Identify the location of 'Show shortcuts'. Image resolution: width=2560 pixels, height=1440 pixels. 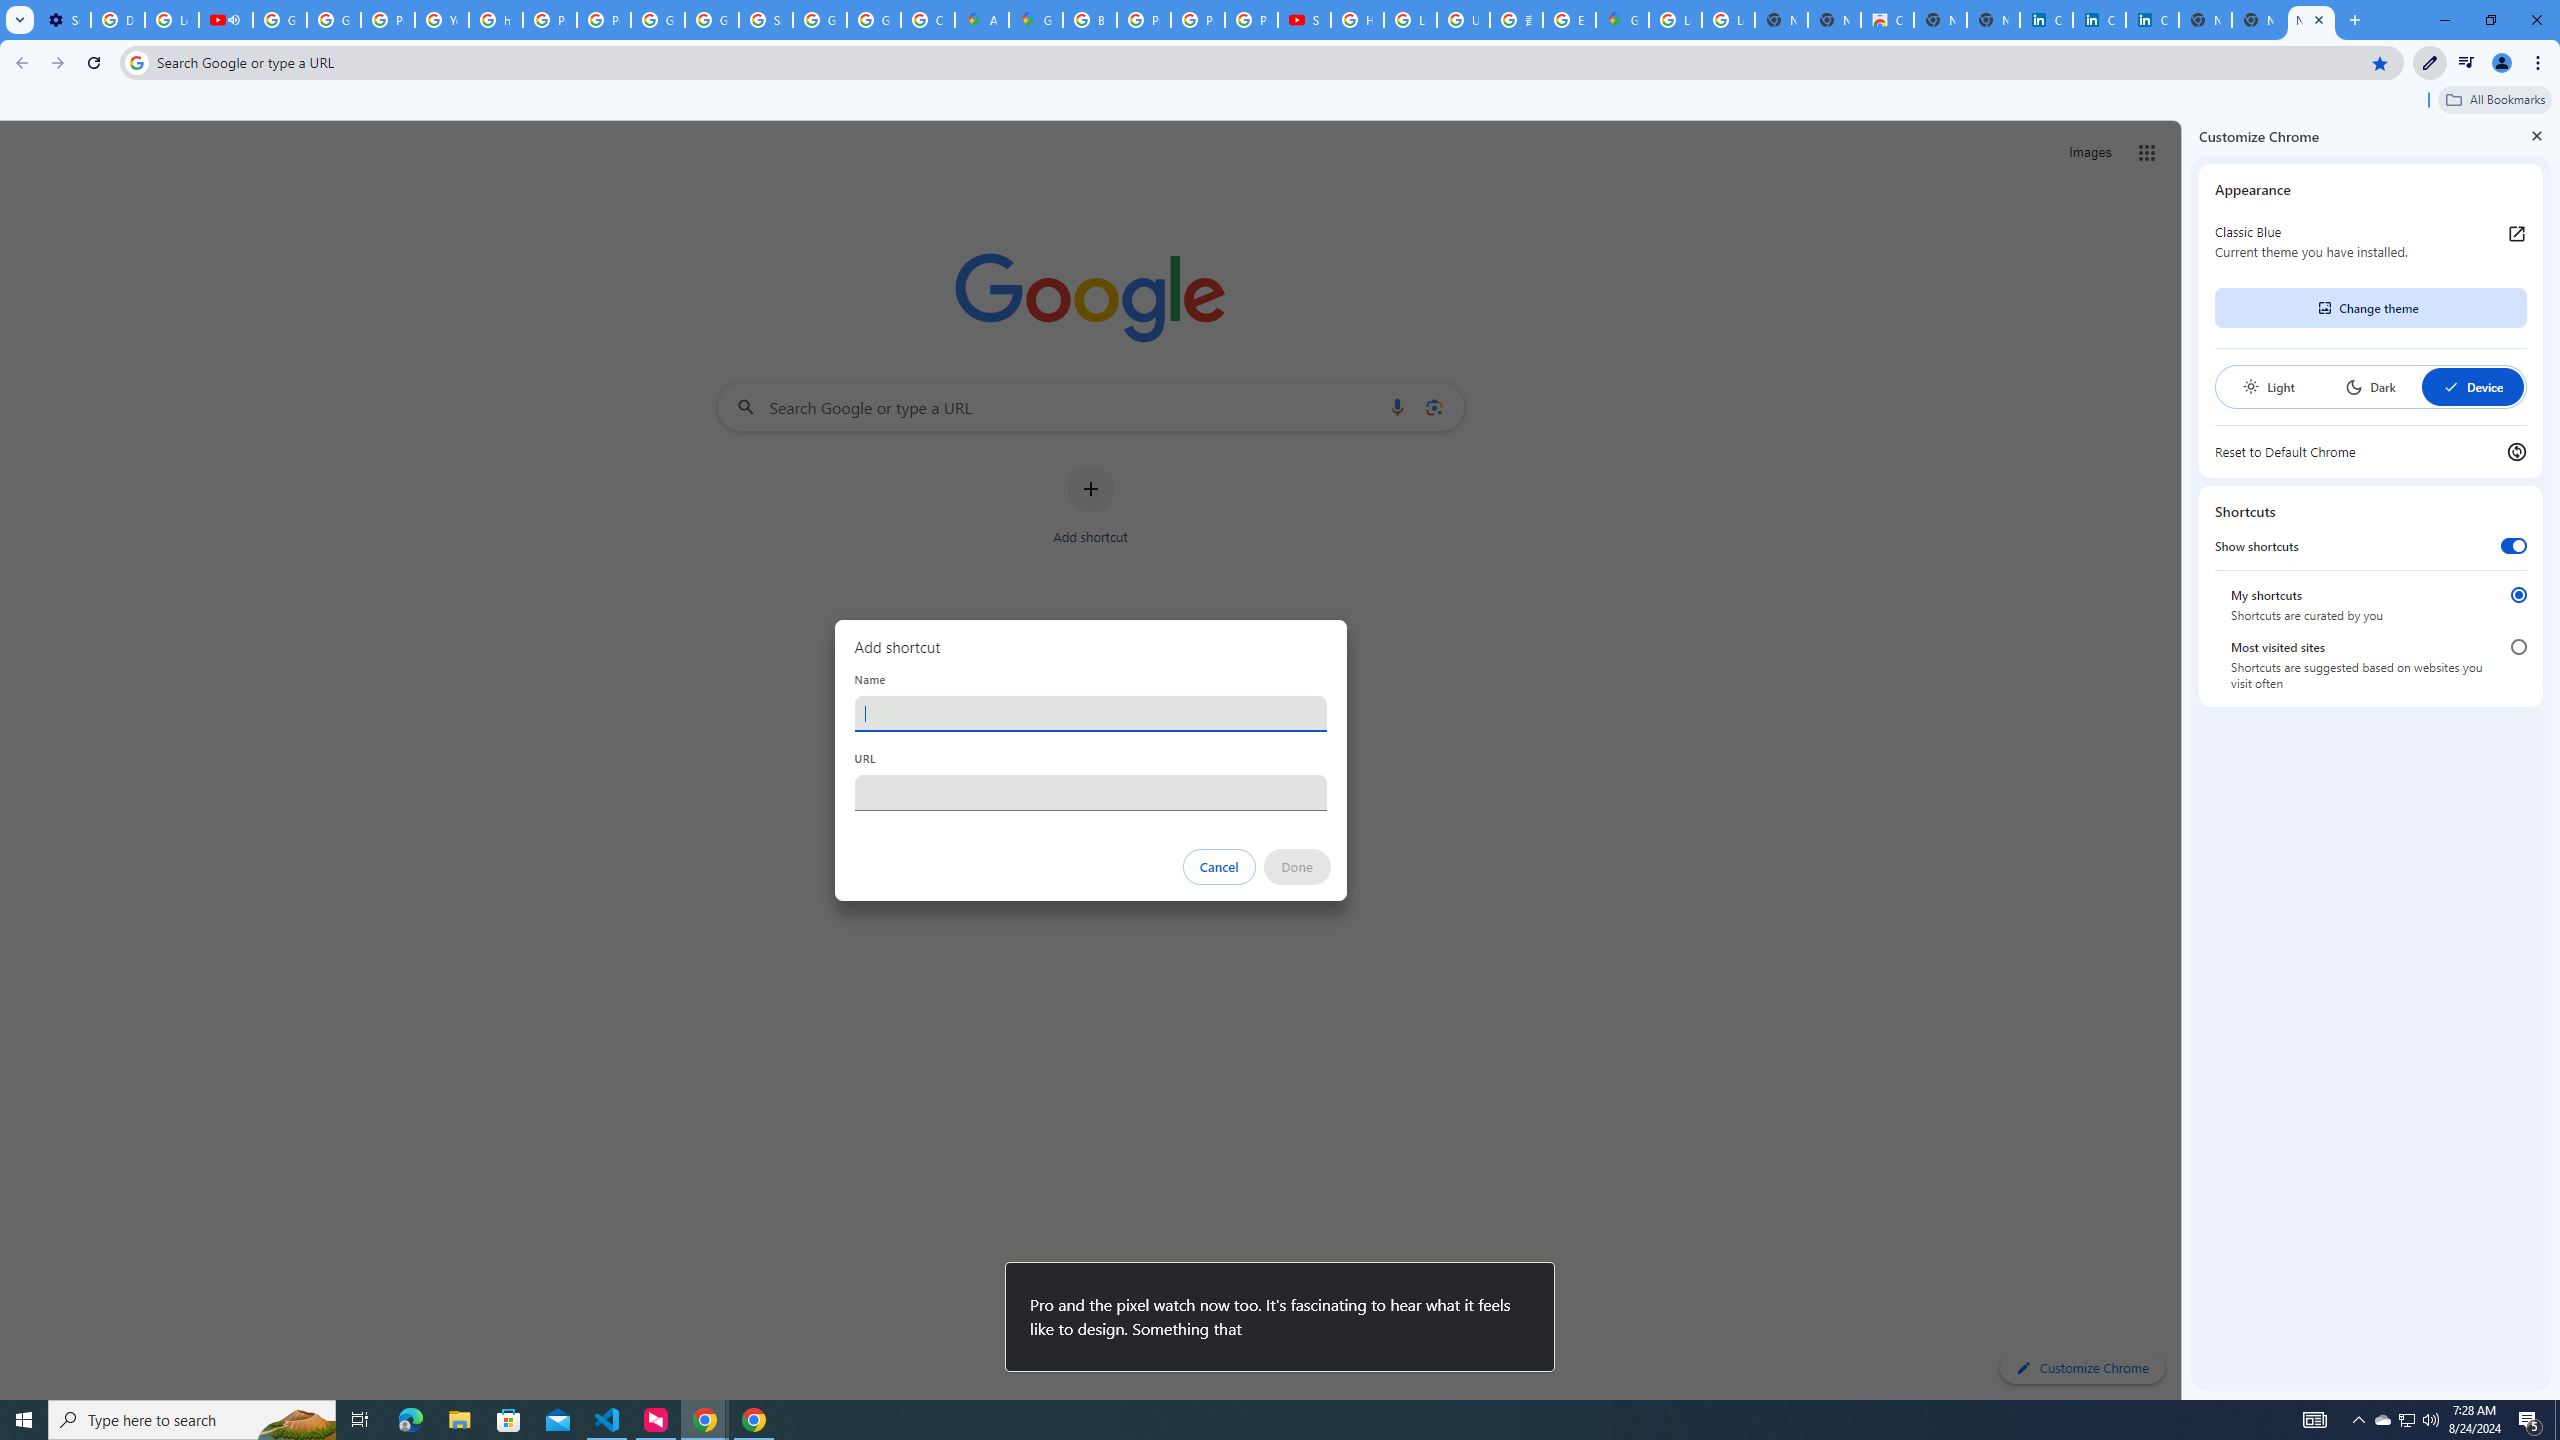
(2512, 545).